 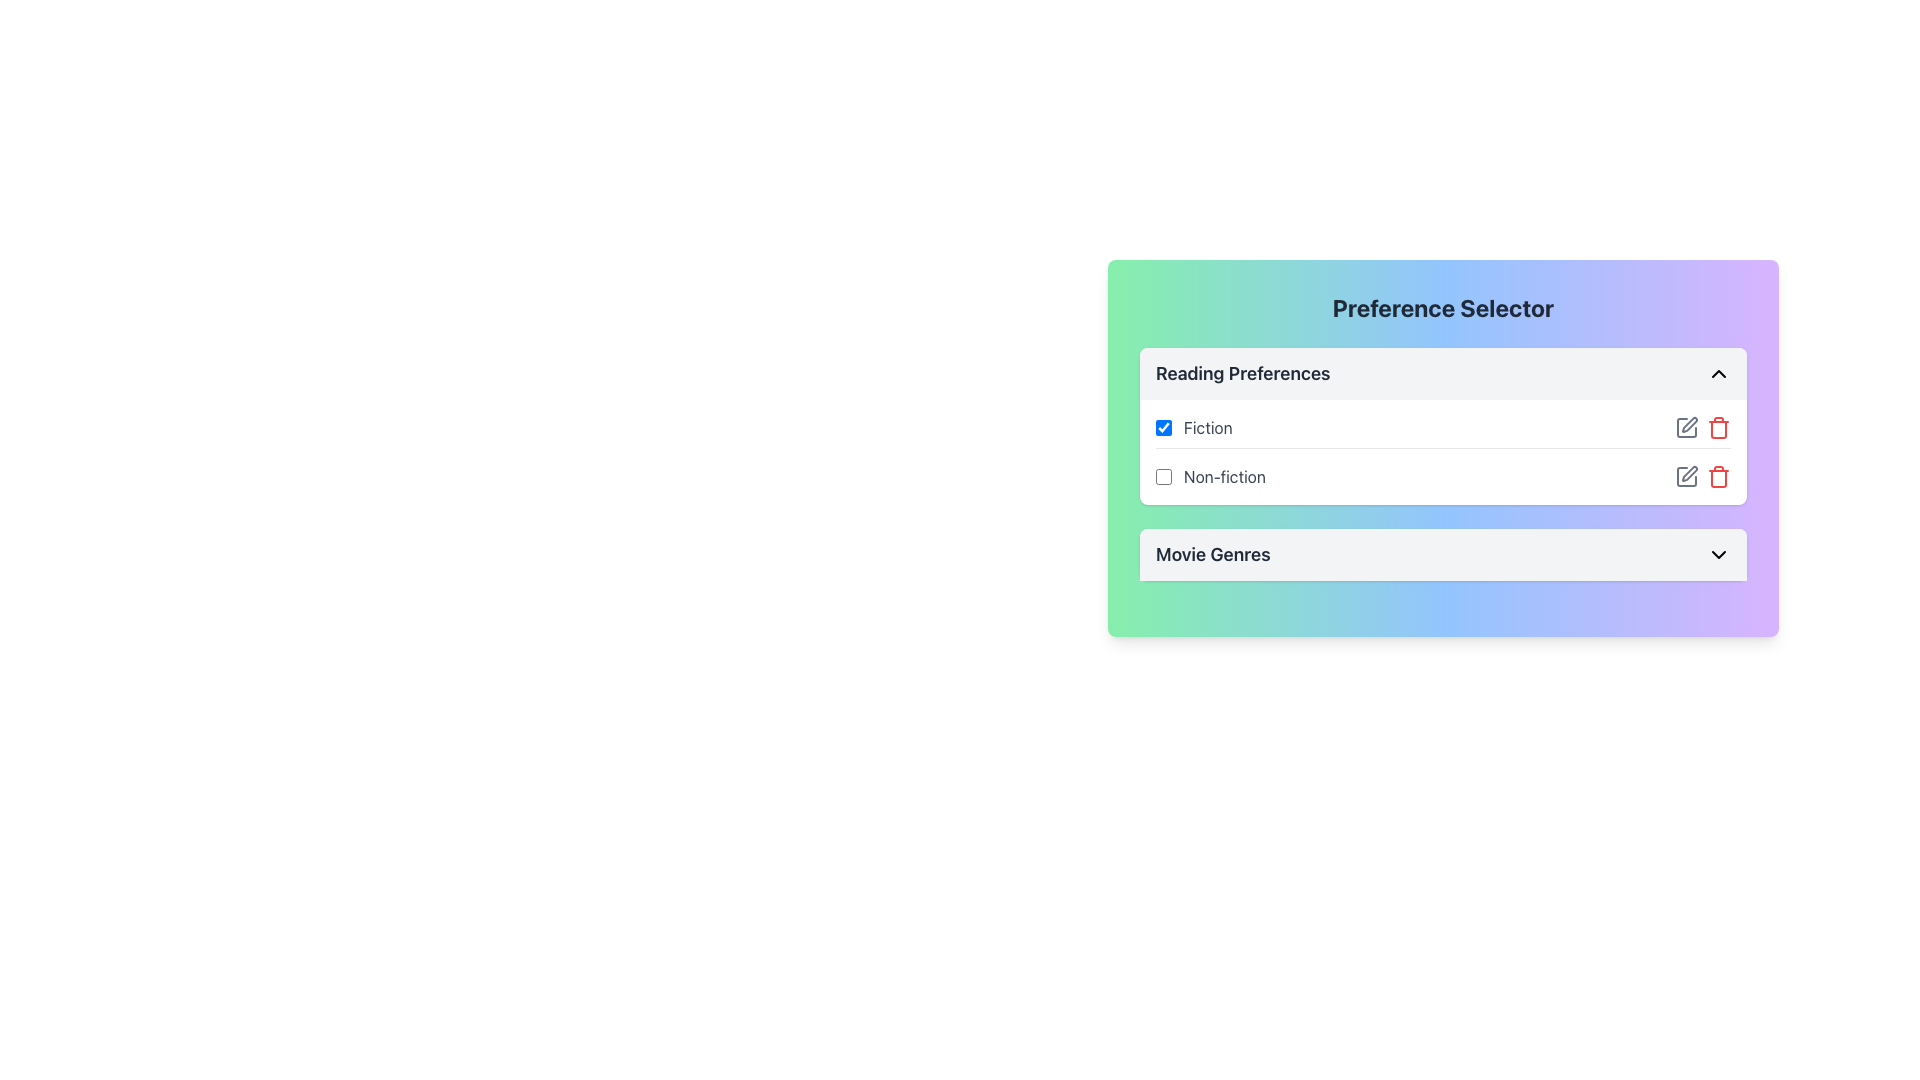 I want to click on the 'Non-fiction' checkbox element located in the second row of the 'Reading Preferences' section within the 'Preference Selector' panel, so click(x=1209, y=477).